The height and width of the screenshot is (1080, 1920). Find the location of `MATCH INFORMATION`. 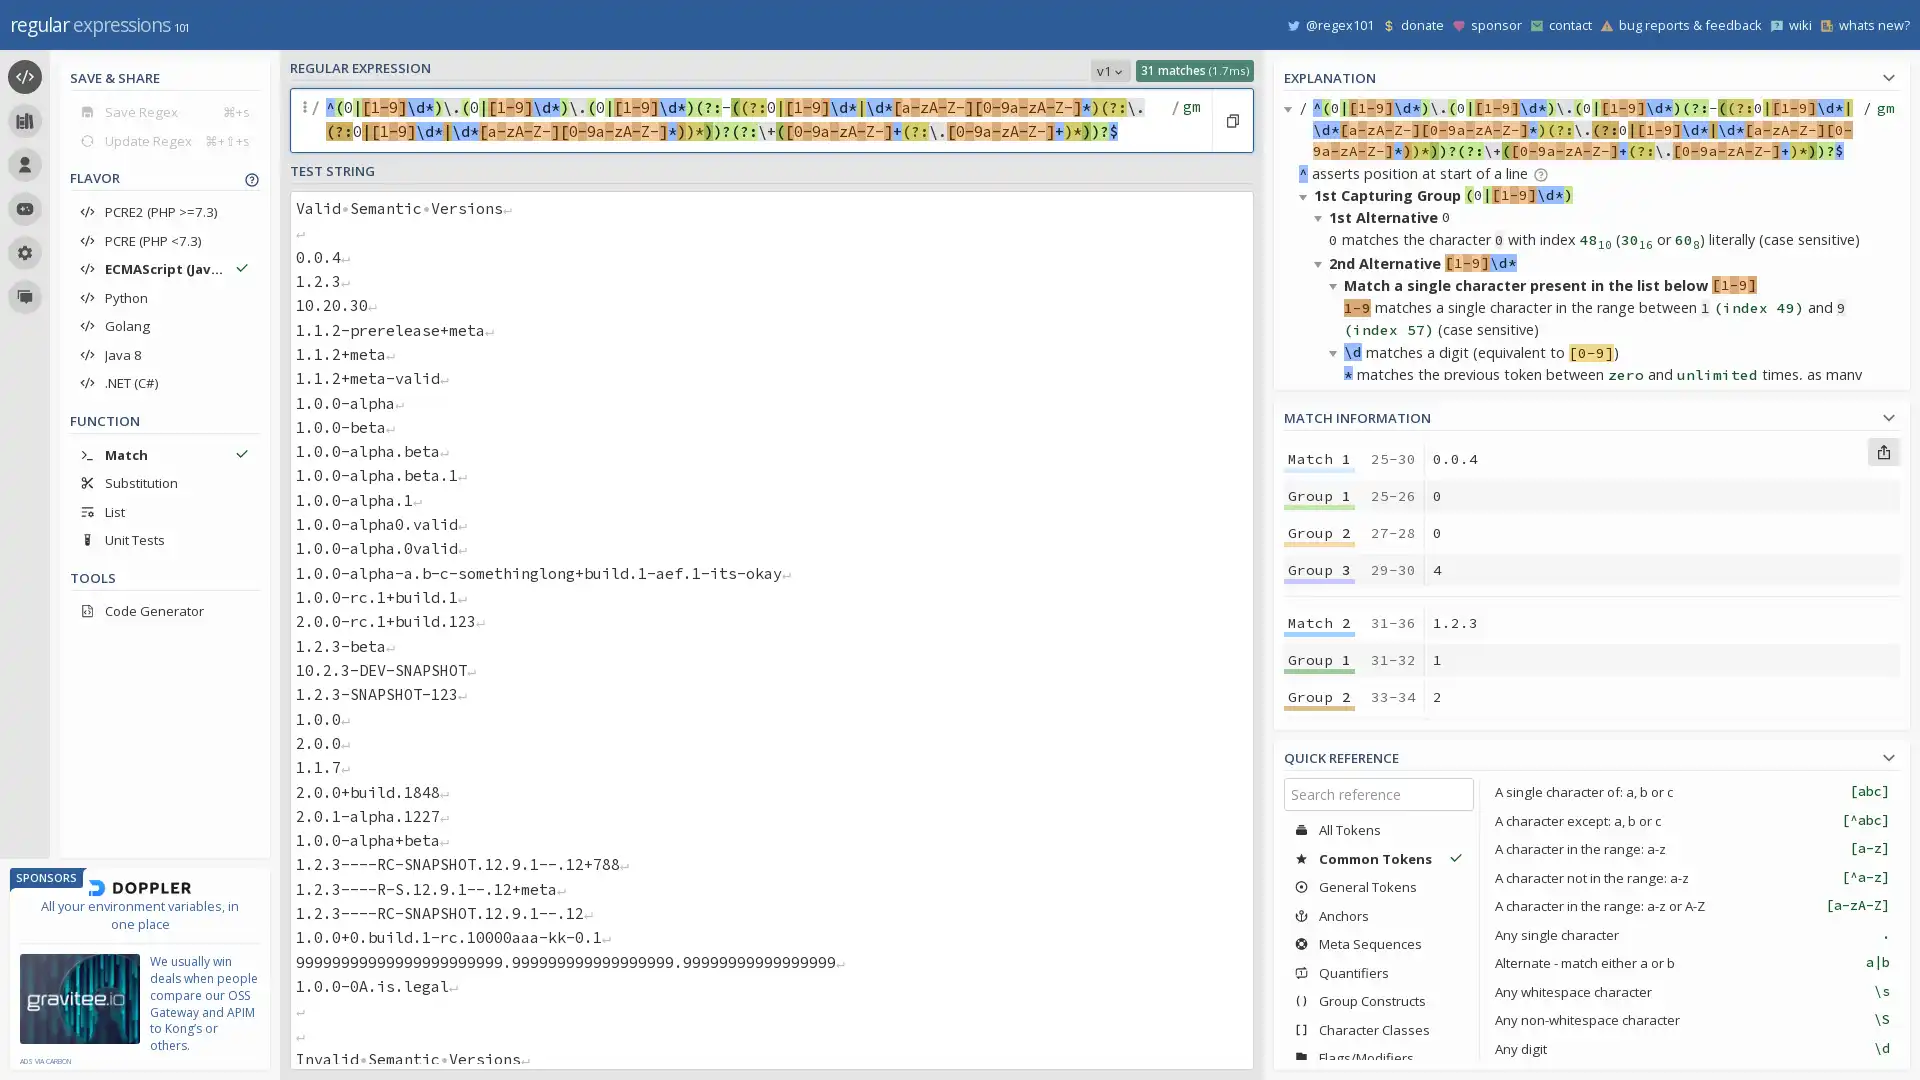

MATCH INFORMATION is located at coordinates (1591, 414).